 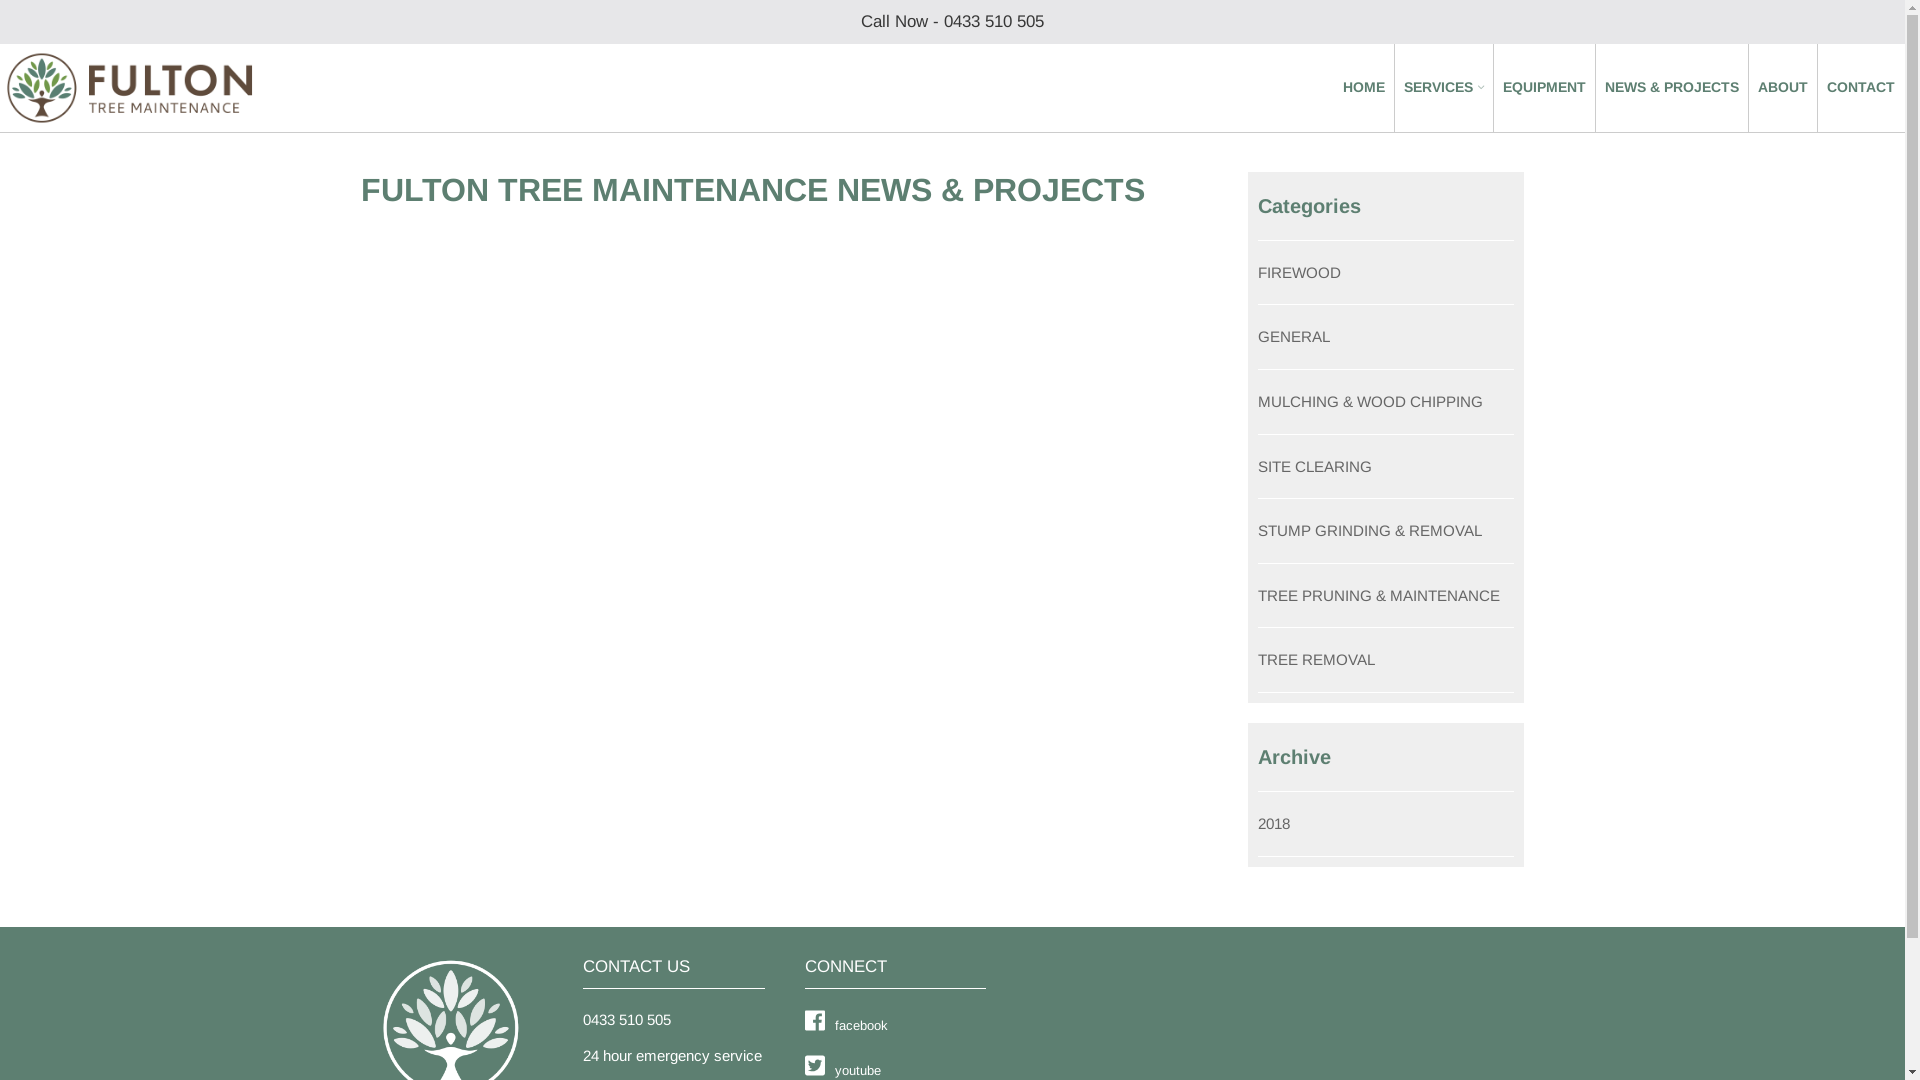 What do you see at coordinates (1316, 659) in the screenshot?
I see `'TREE REMOVAL'` at bounding box center [1316, 659].